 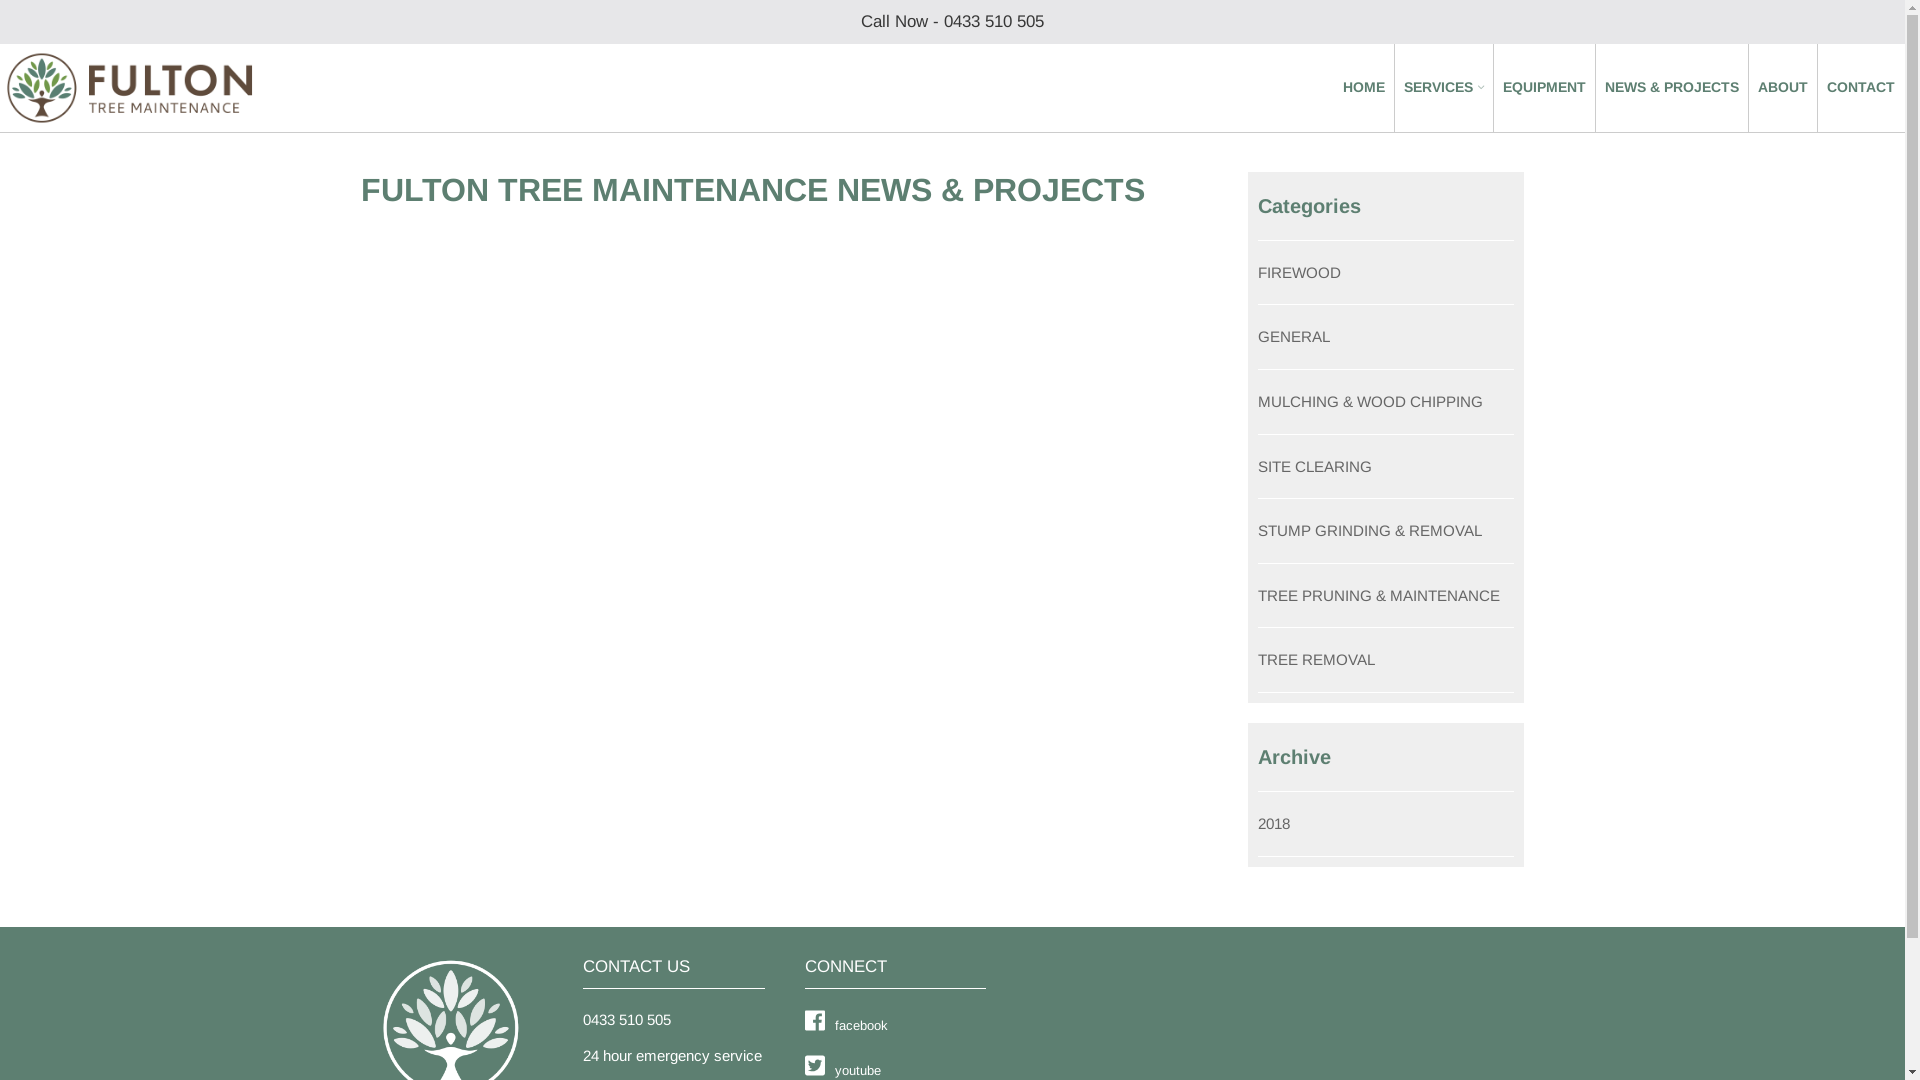 What do you see at coordinates (1316, 659) in the screenshot?
I see `'TREE REMOVAL'` at bounding box center [1316, 659].